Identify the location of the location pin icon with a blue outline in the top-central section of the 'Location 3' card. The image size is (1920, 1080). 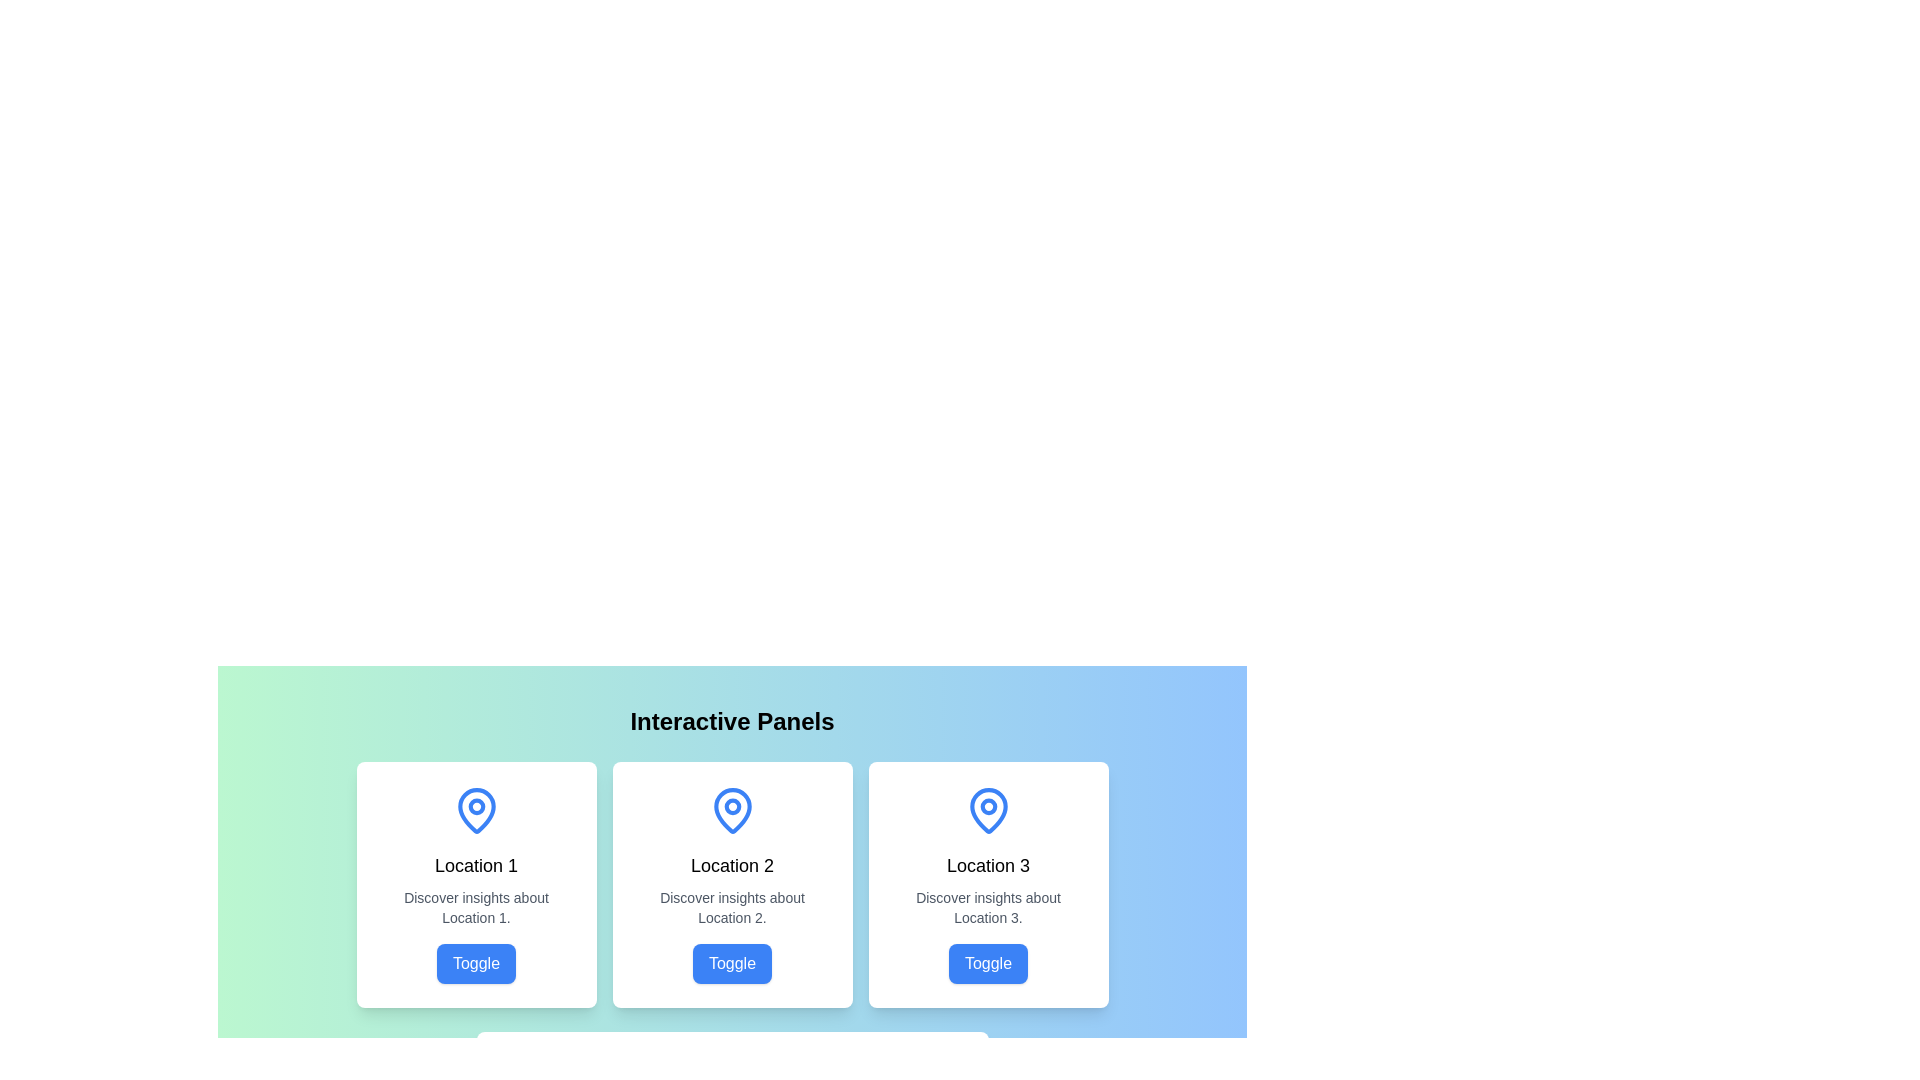
(988, 810).